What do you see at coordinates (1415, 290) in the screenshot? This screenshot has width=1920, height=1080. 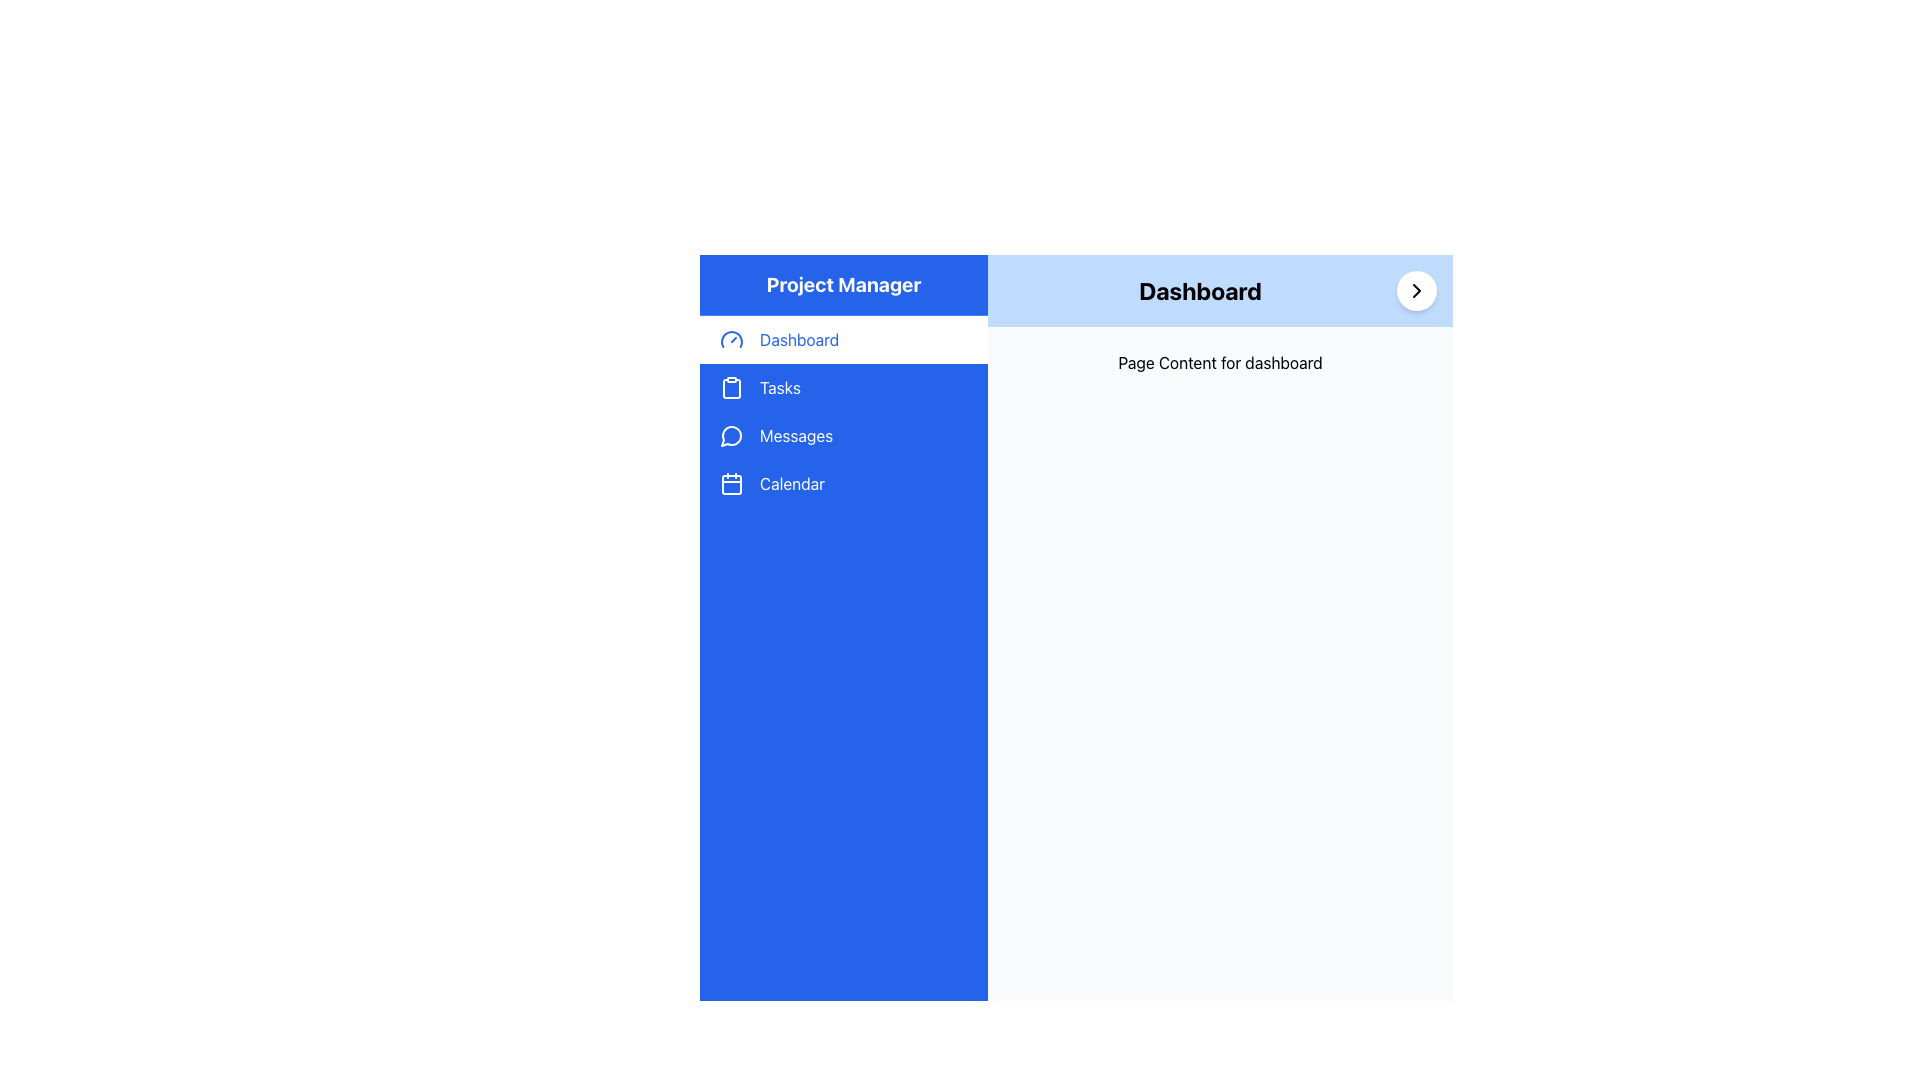 I see `the right-facing chevron arrow SVG icon located within the circular white button on the top-right corner of the blue header labeled 'Dashboard'` at bounding box center [1415, 290].